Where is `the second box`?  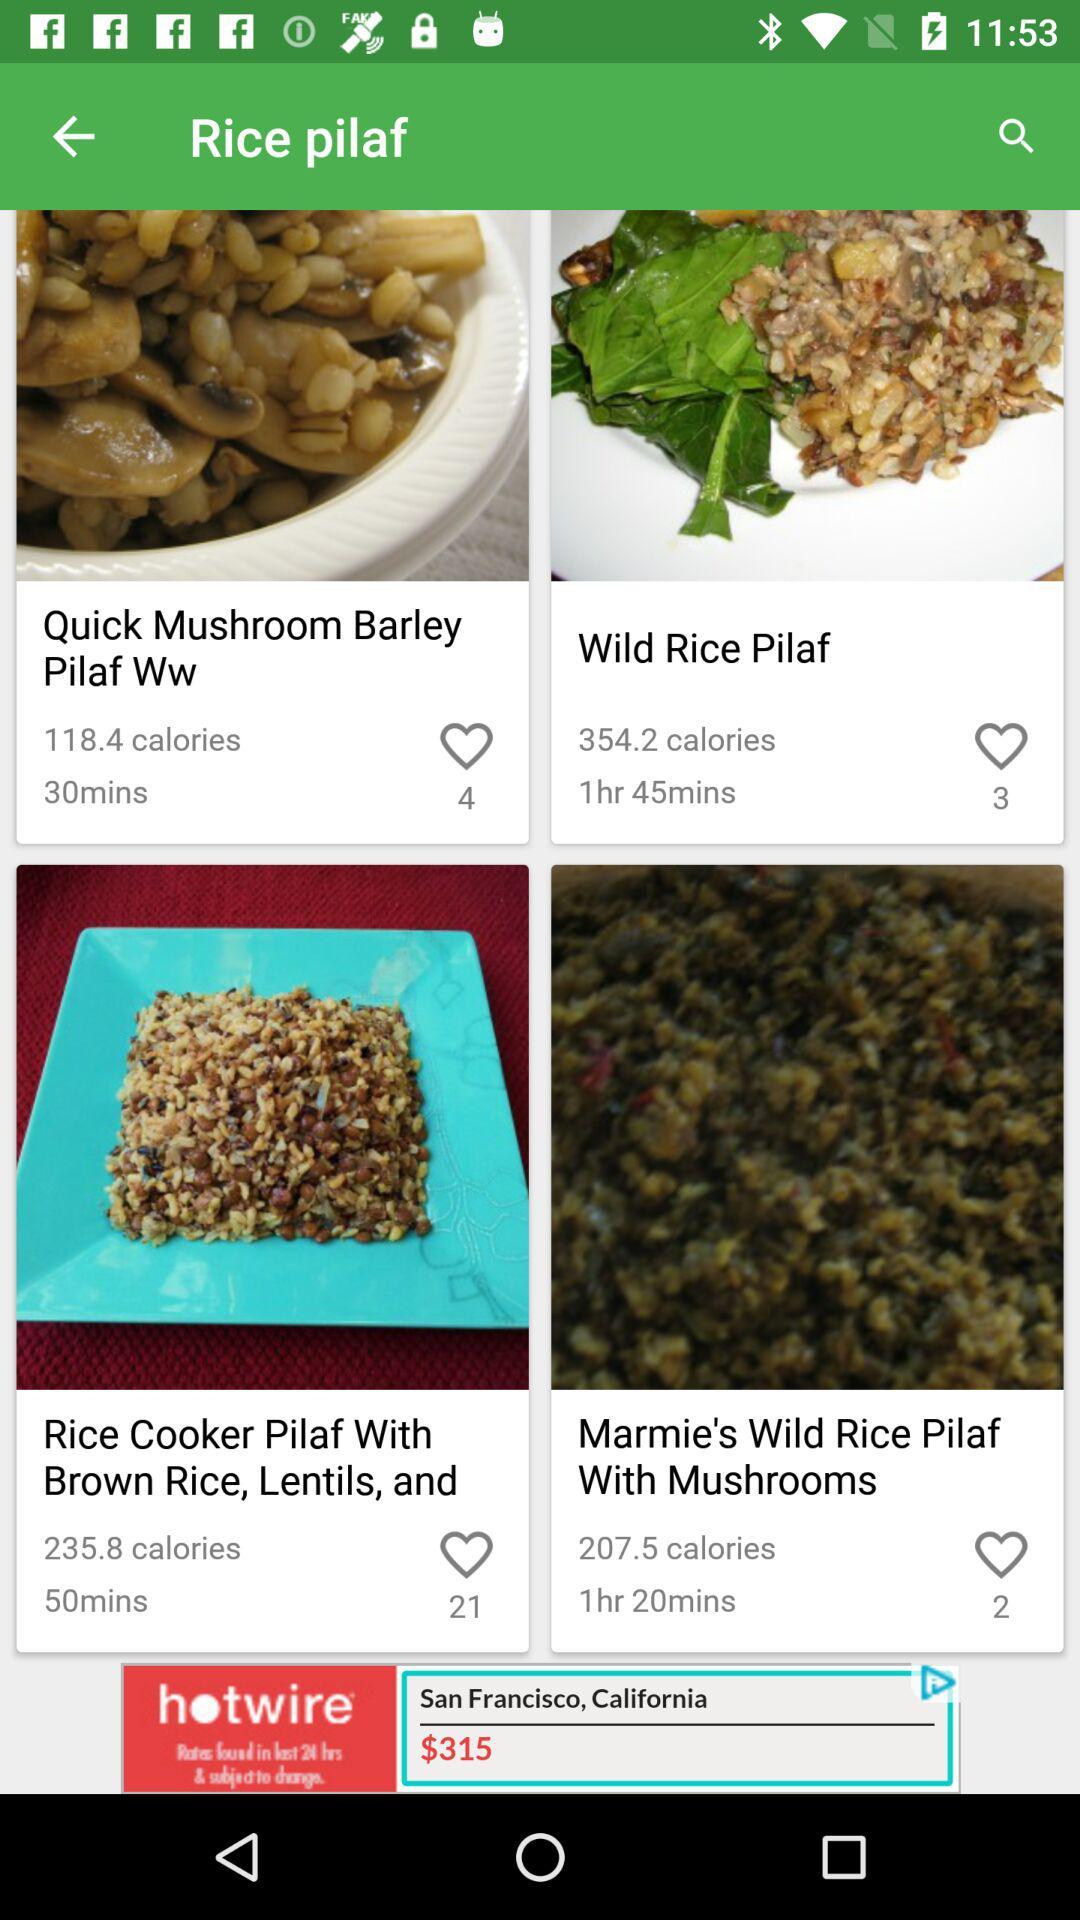
the second box is located at coordinates (806, 527).